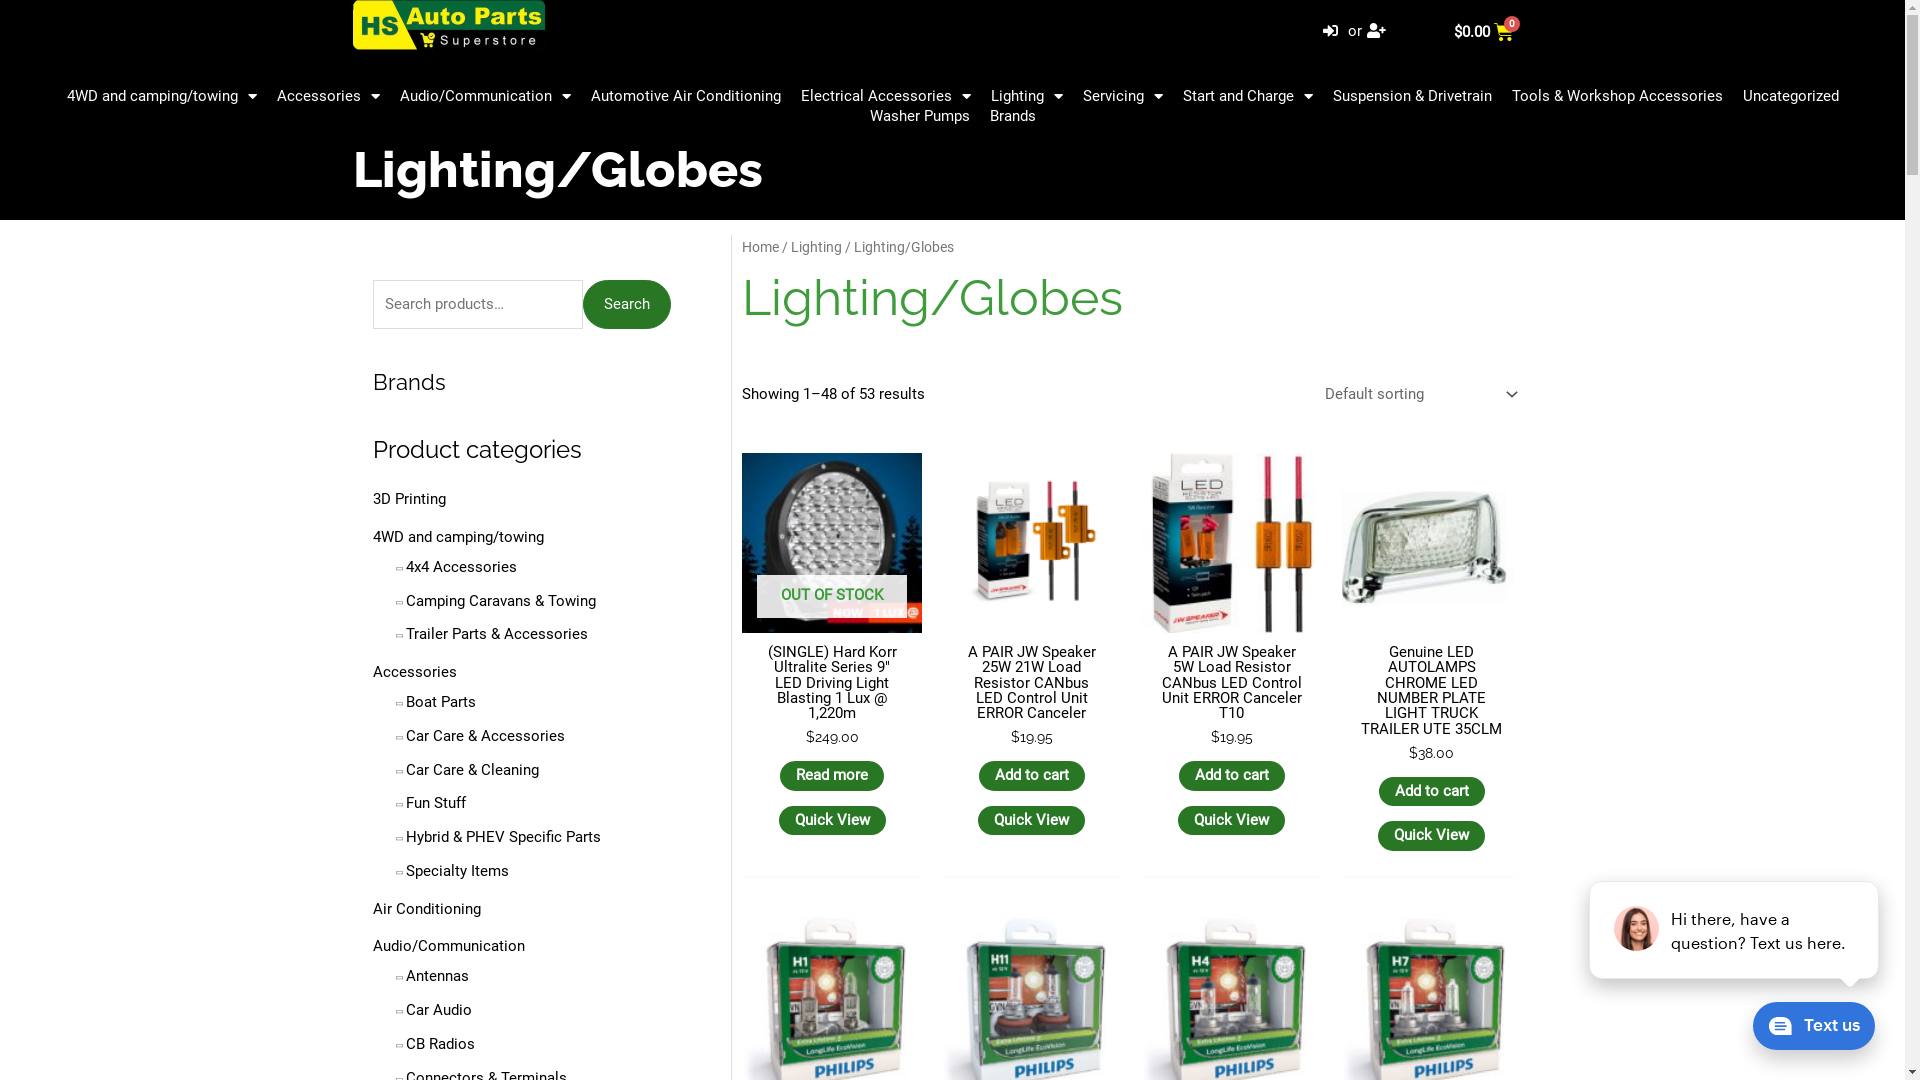 This screenshot has height=1080, width=1920. Describe the element at coordinates (831, 543) in the screenshot. I see `'OUT OF STOCK'` at that location.